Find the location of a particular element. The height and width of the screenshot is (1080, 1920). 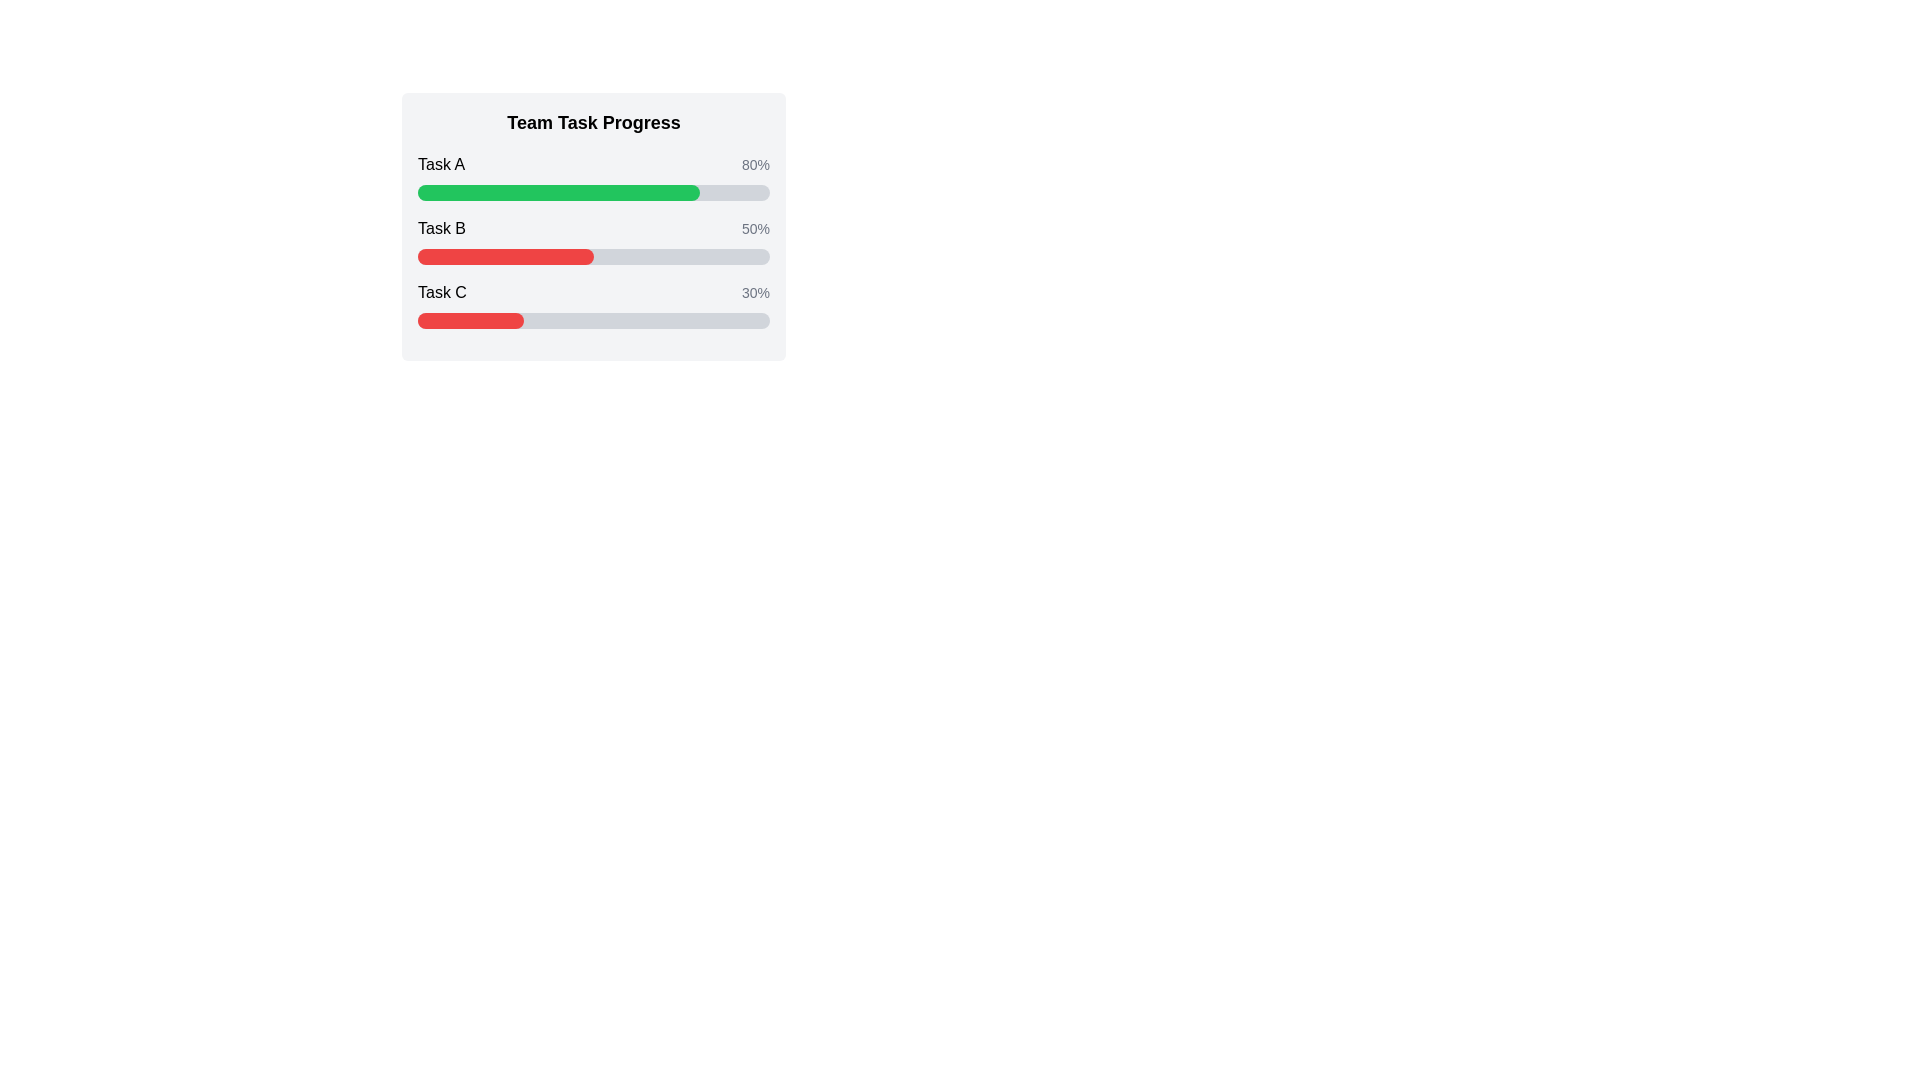

text label identifying 'Task A' located at the top of the task list section, which serves to indicate the corresponding progress bar and percentage indicator is located at coordinates (440, 164).